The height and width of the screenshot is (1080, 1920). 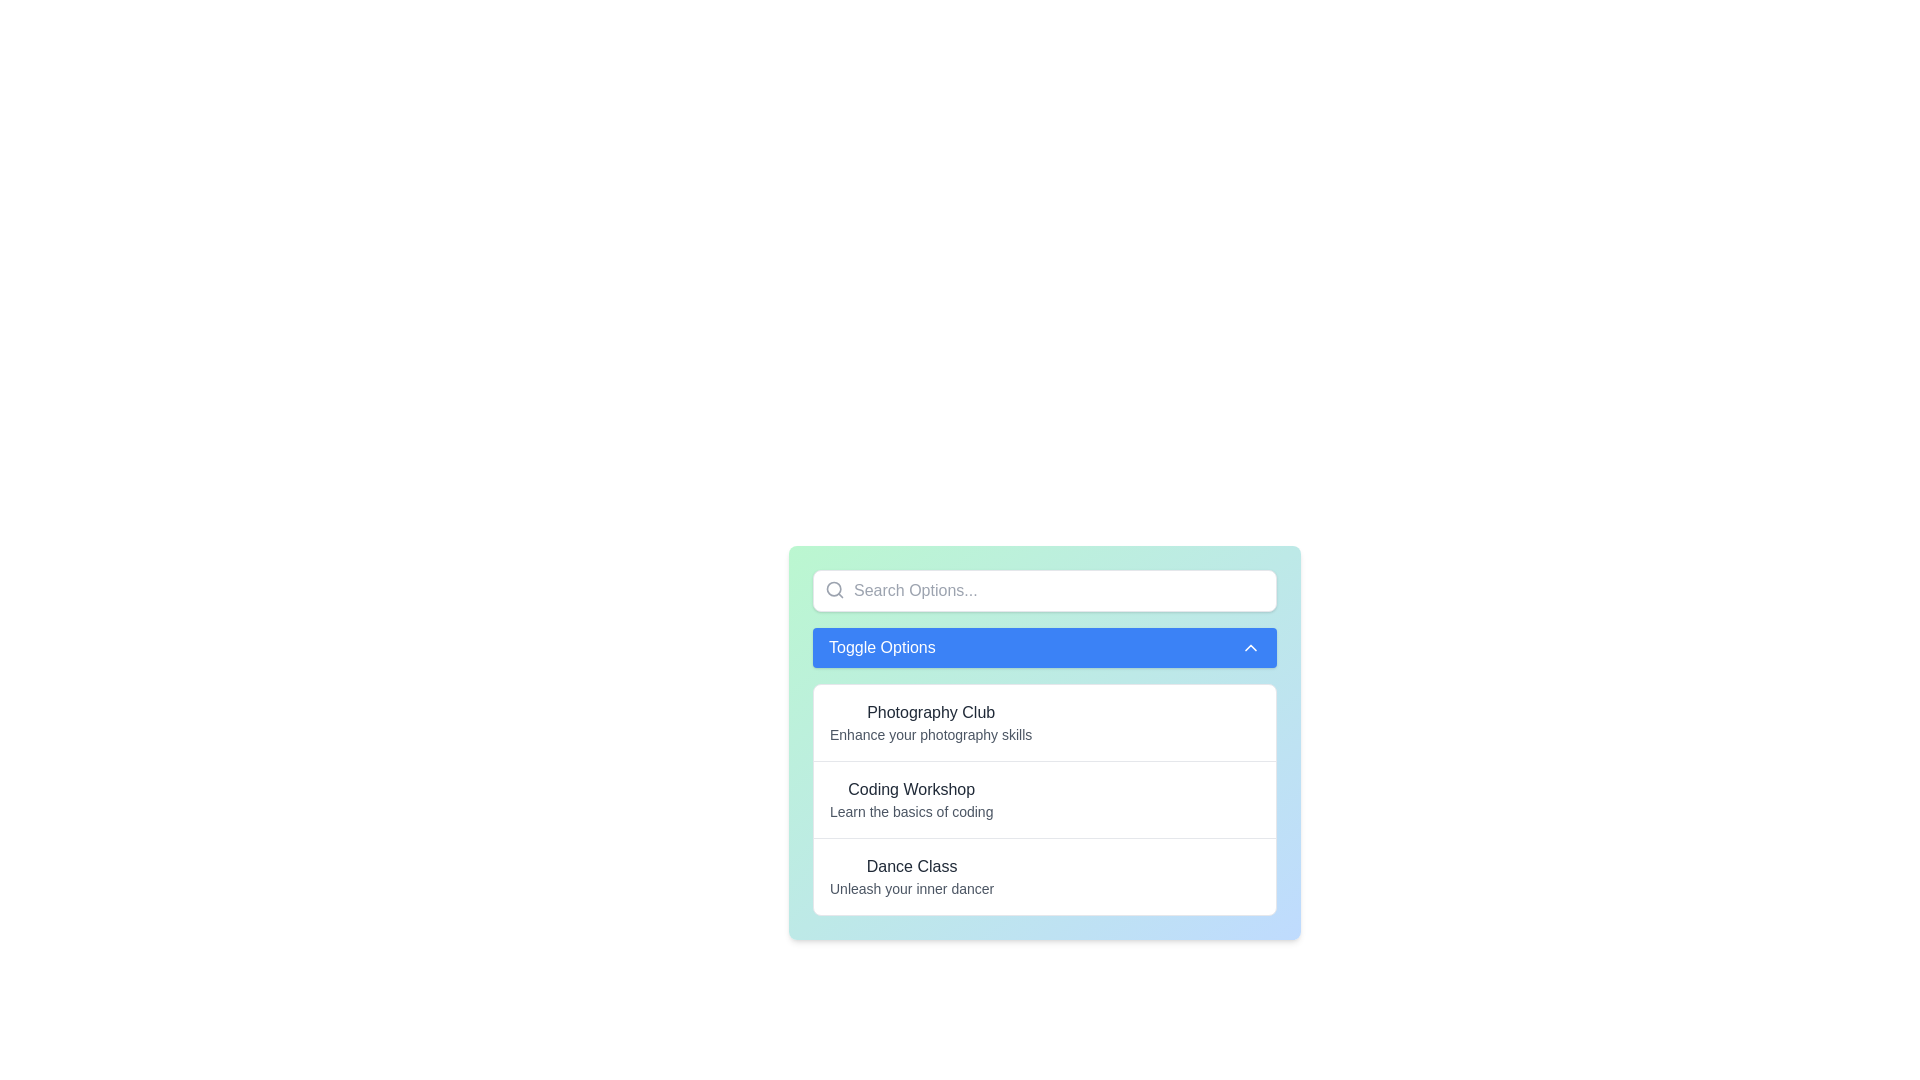 What do you see at coordinates (911, 866) in the screenshot?
I see `the title text label that serves as a header for the activity option within the selection list, located under the 'Toggle Options' section` at bounding box center [911, 866].